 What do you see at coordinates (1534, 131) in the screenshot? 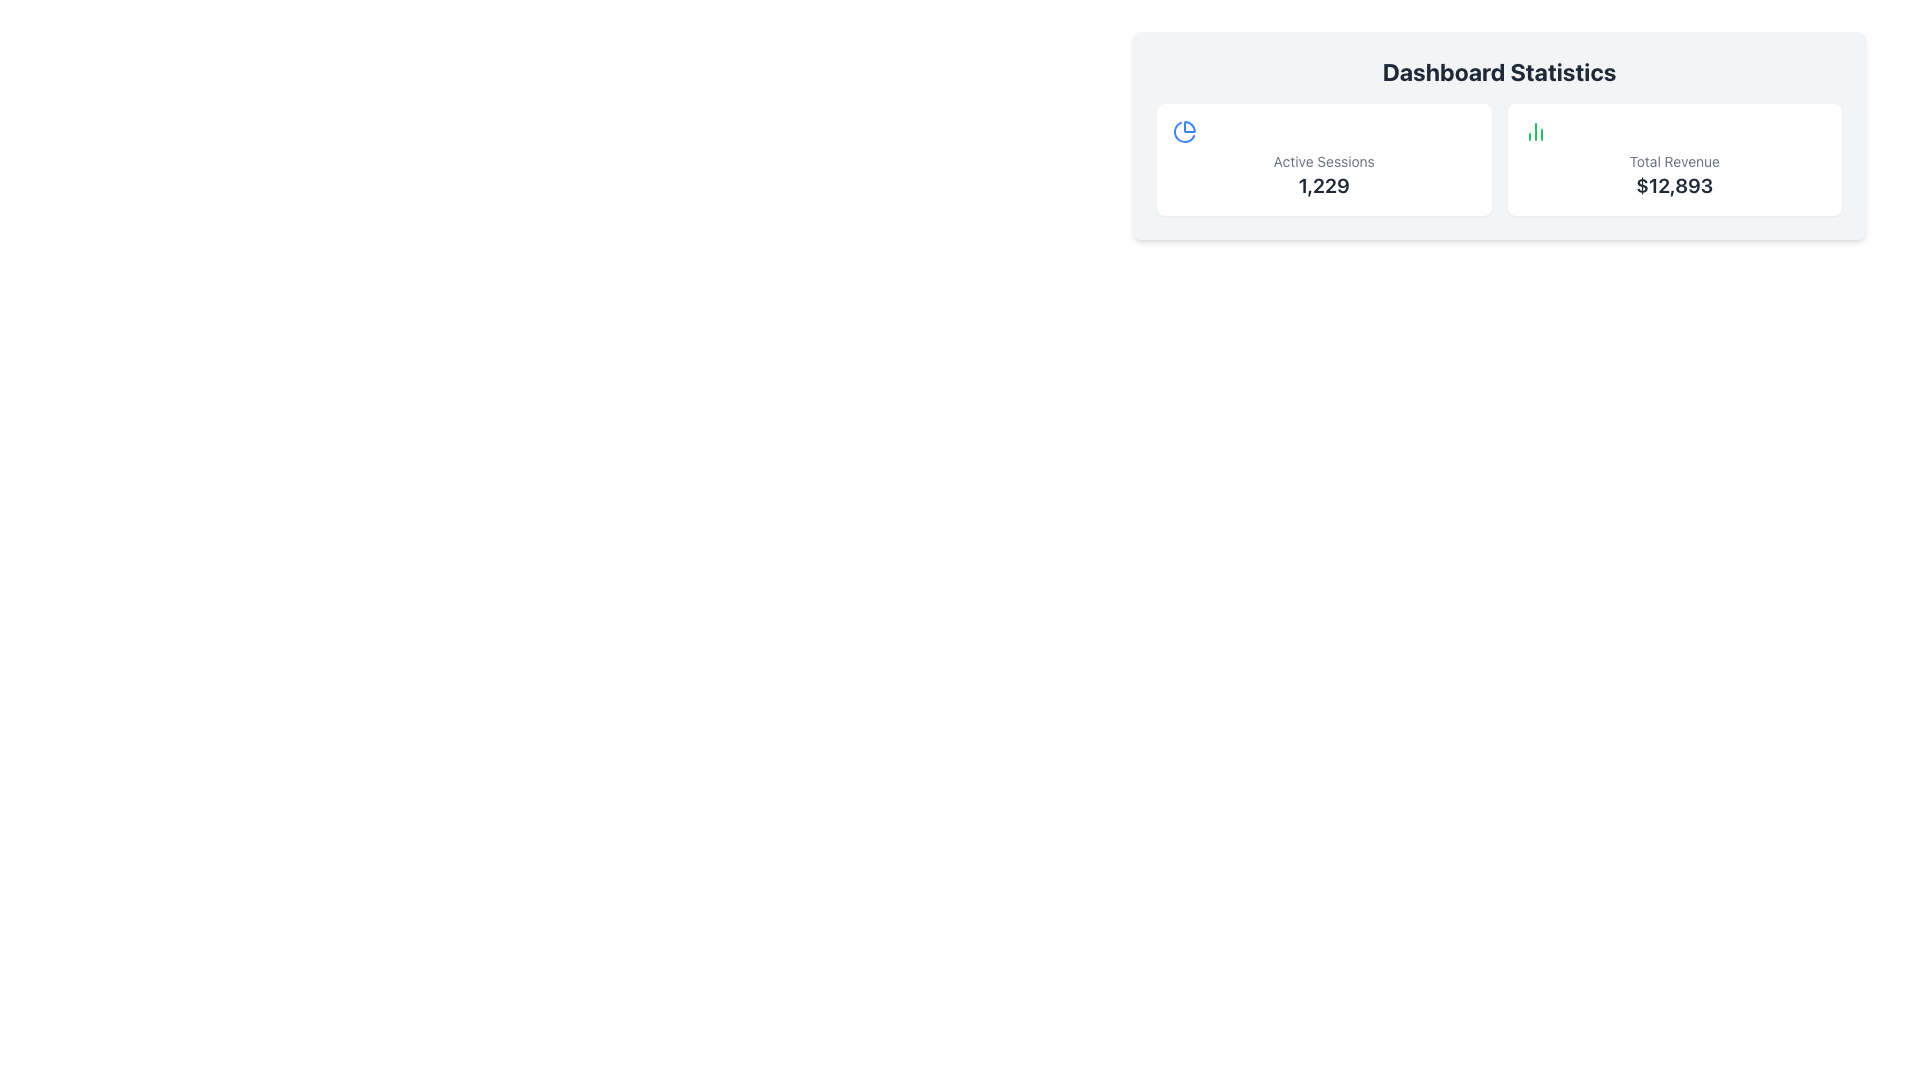
I see `the bar chart icon located in the 'Total Revenue' statistics box, which is styled in green and positioned above the text '$12,893'` at bounding box center [1534, 131].